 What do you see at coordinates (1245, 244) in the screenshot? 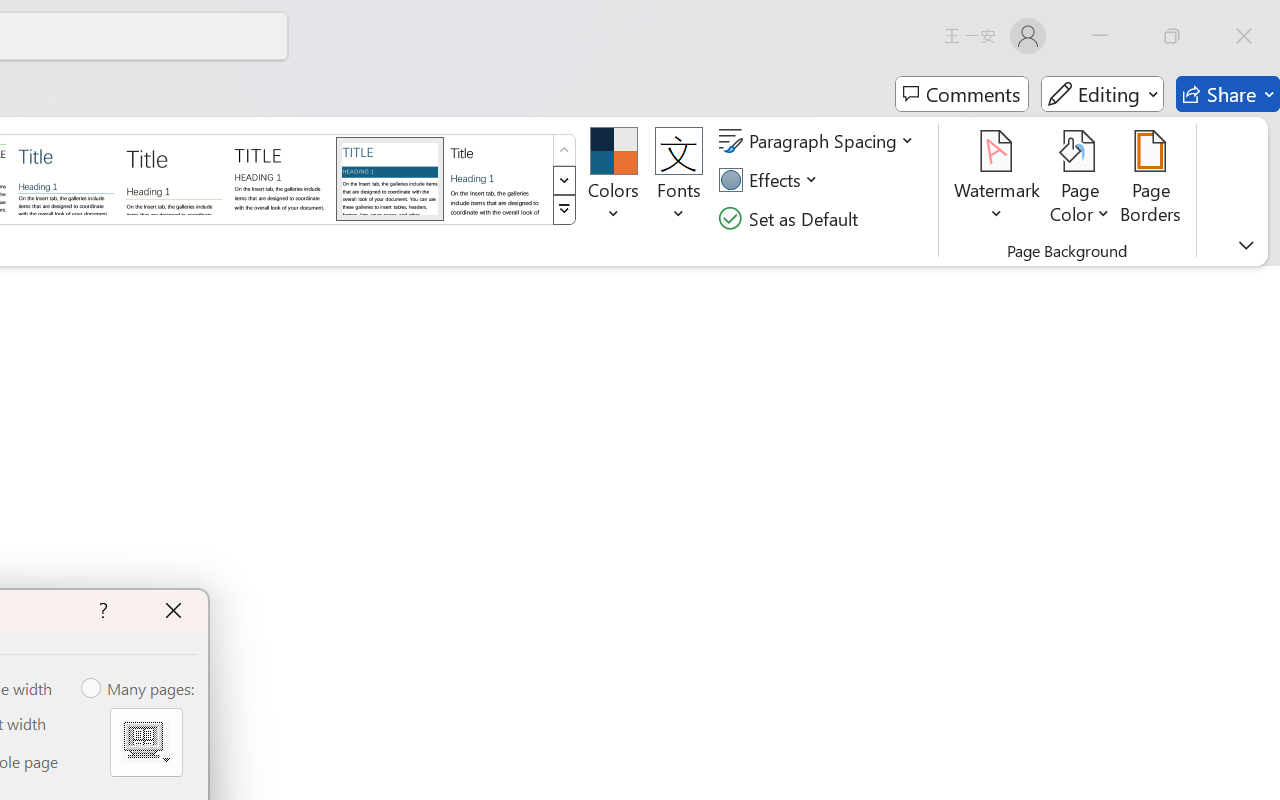
I see `'Ribbon Display Options'` at bounding box center [1245, 244].